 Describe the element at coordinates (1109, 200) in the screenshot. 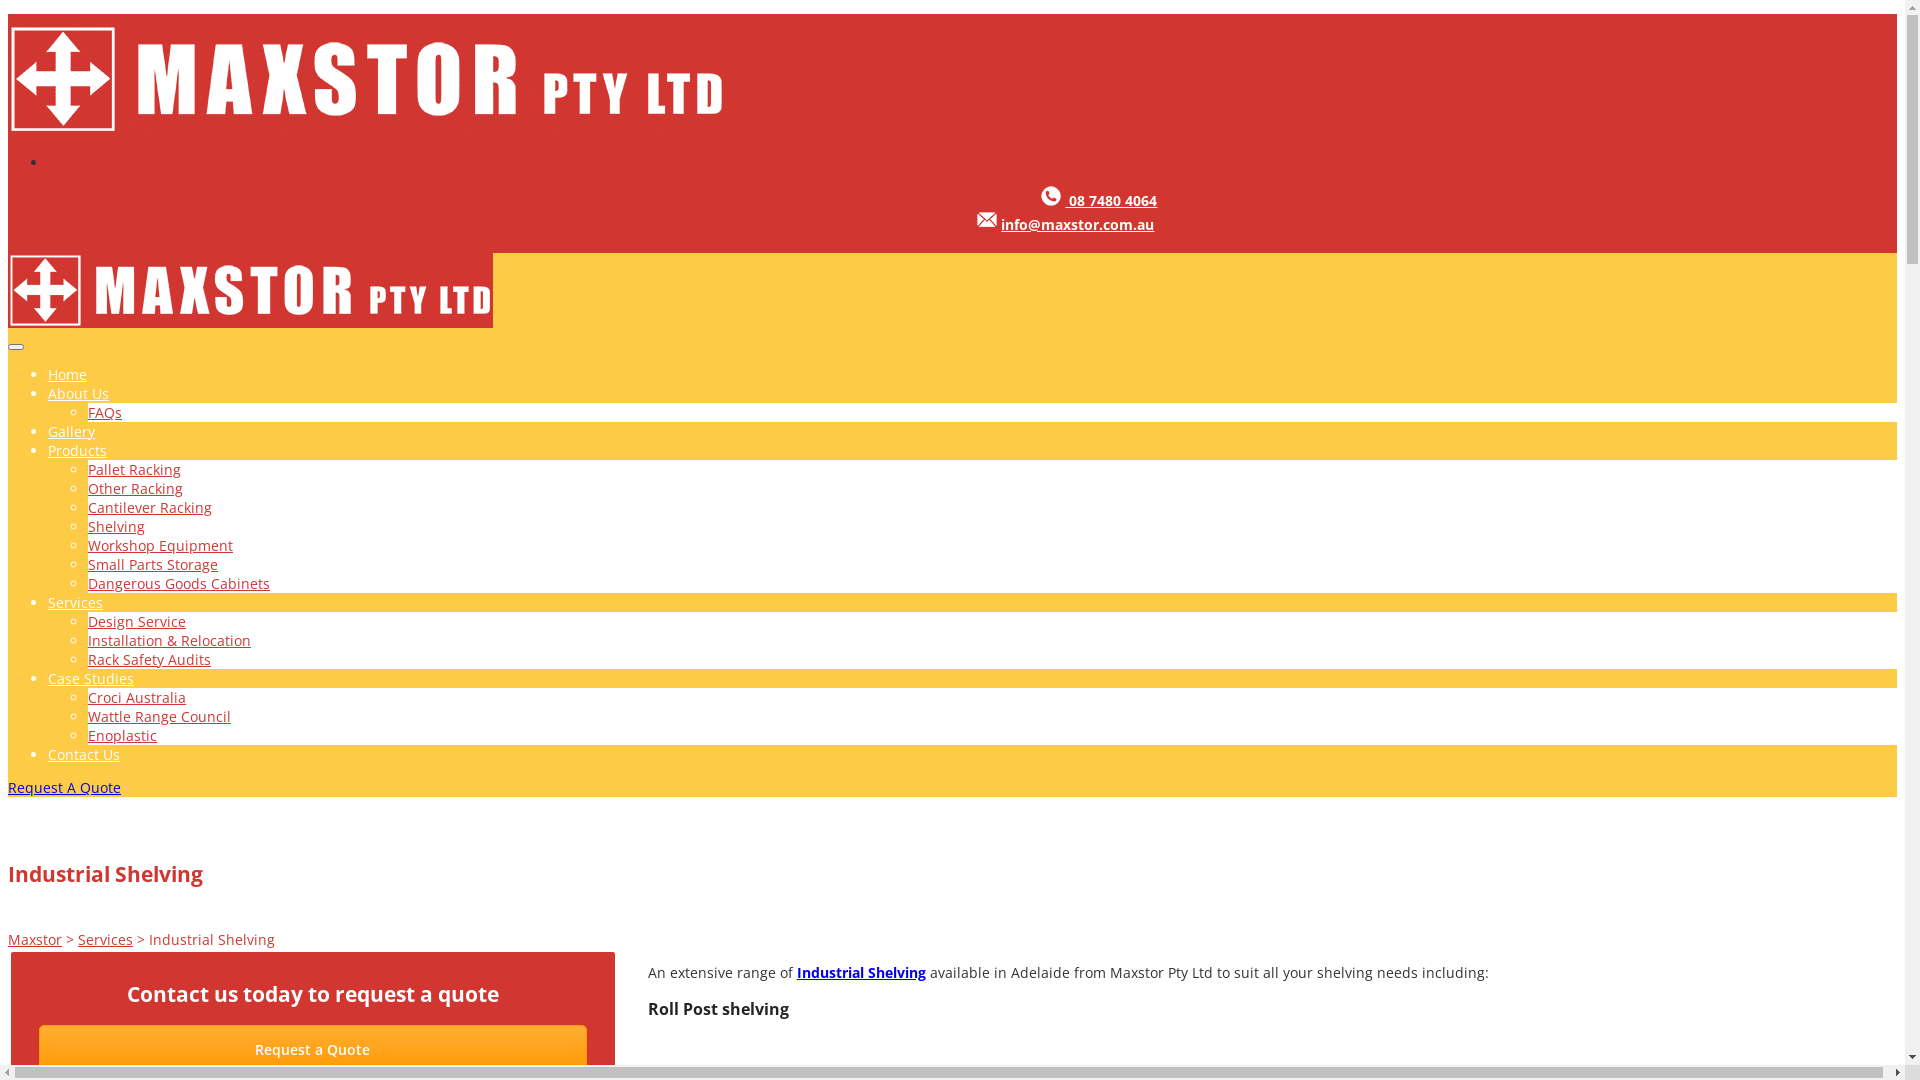

I see `'08 7480 4064'` at that location.